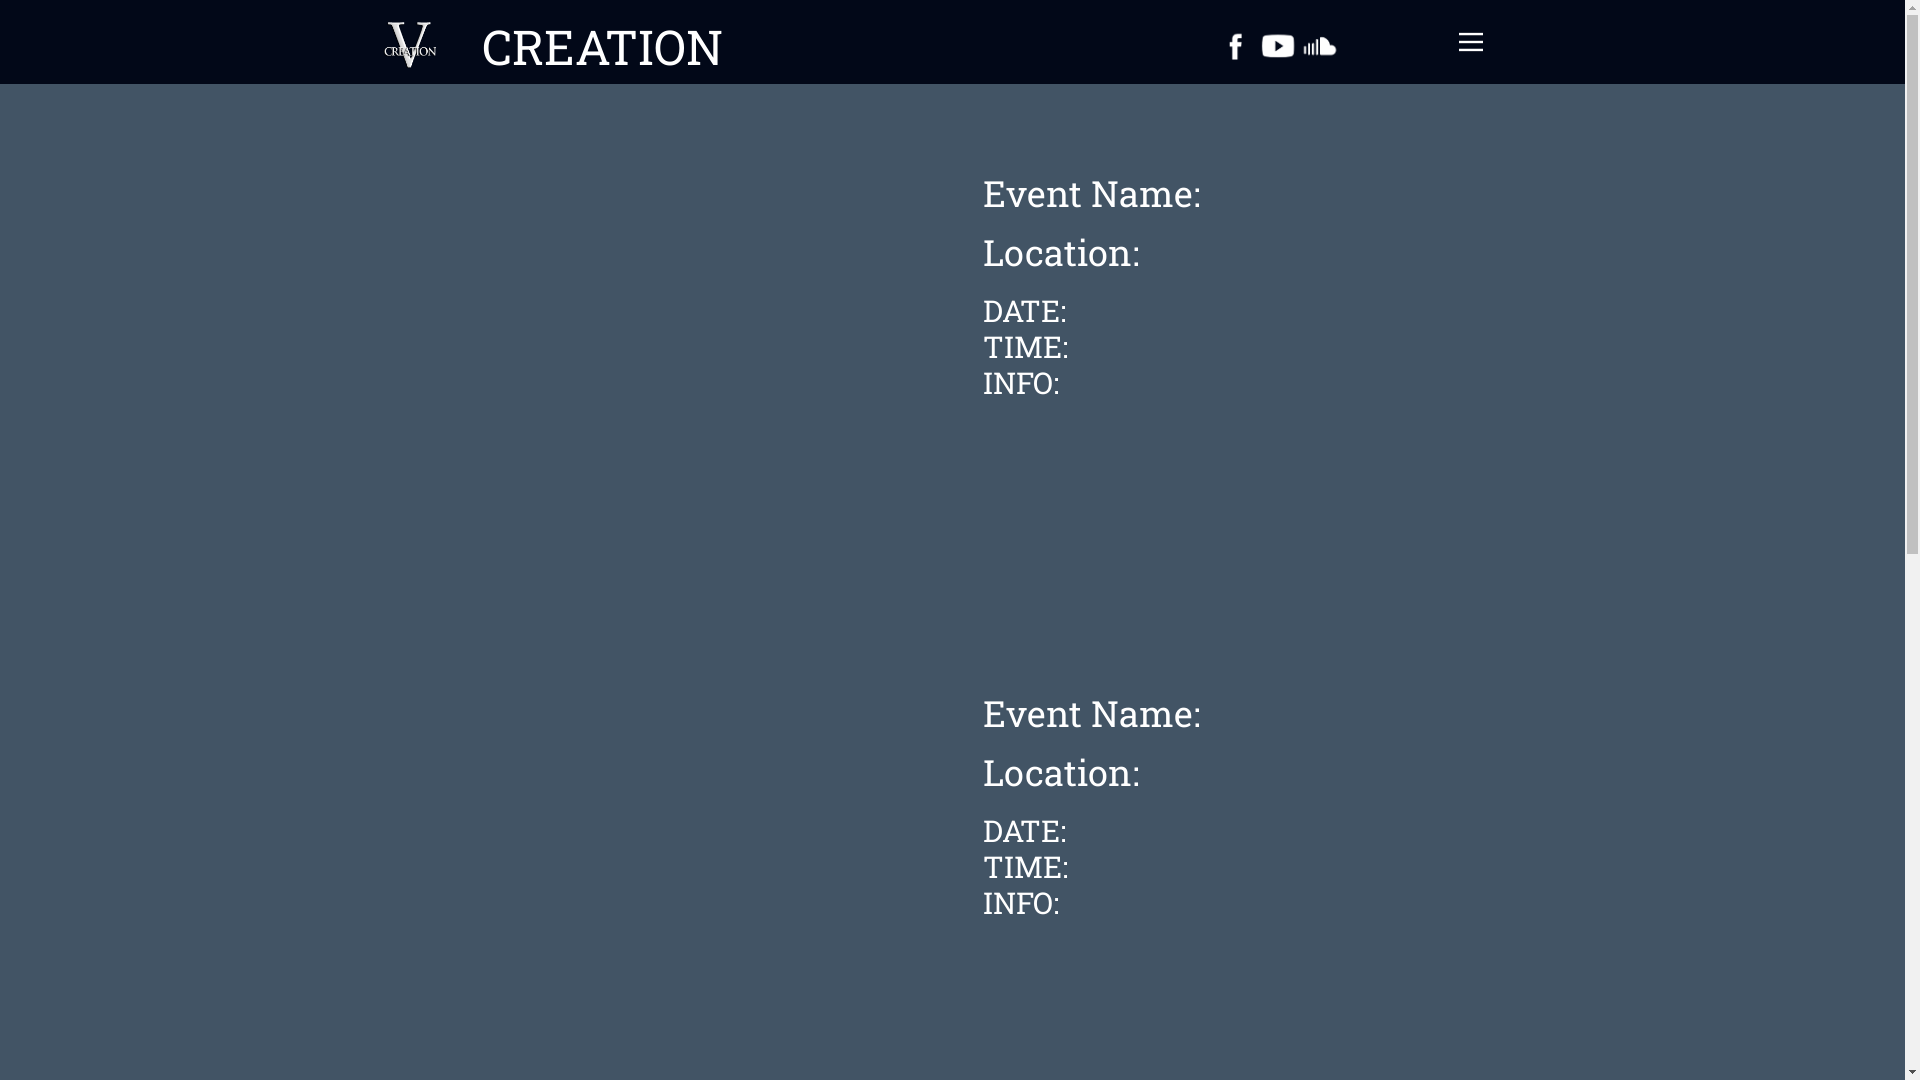 This screenshot has height=1080, width=1920. I want to click on 'Soundcloud', so click(1320, 45).